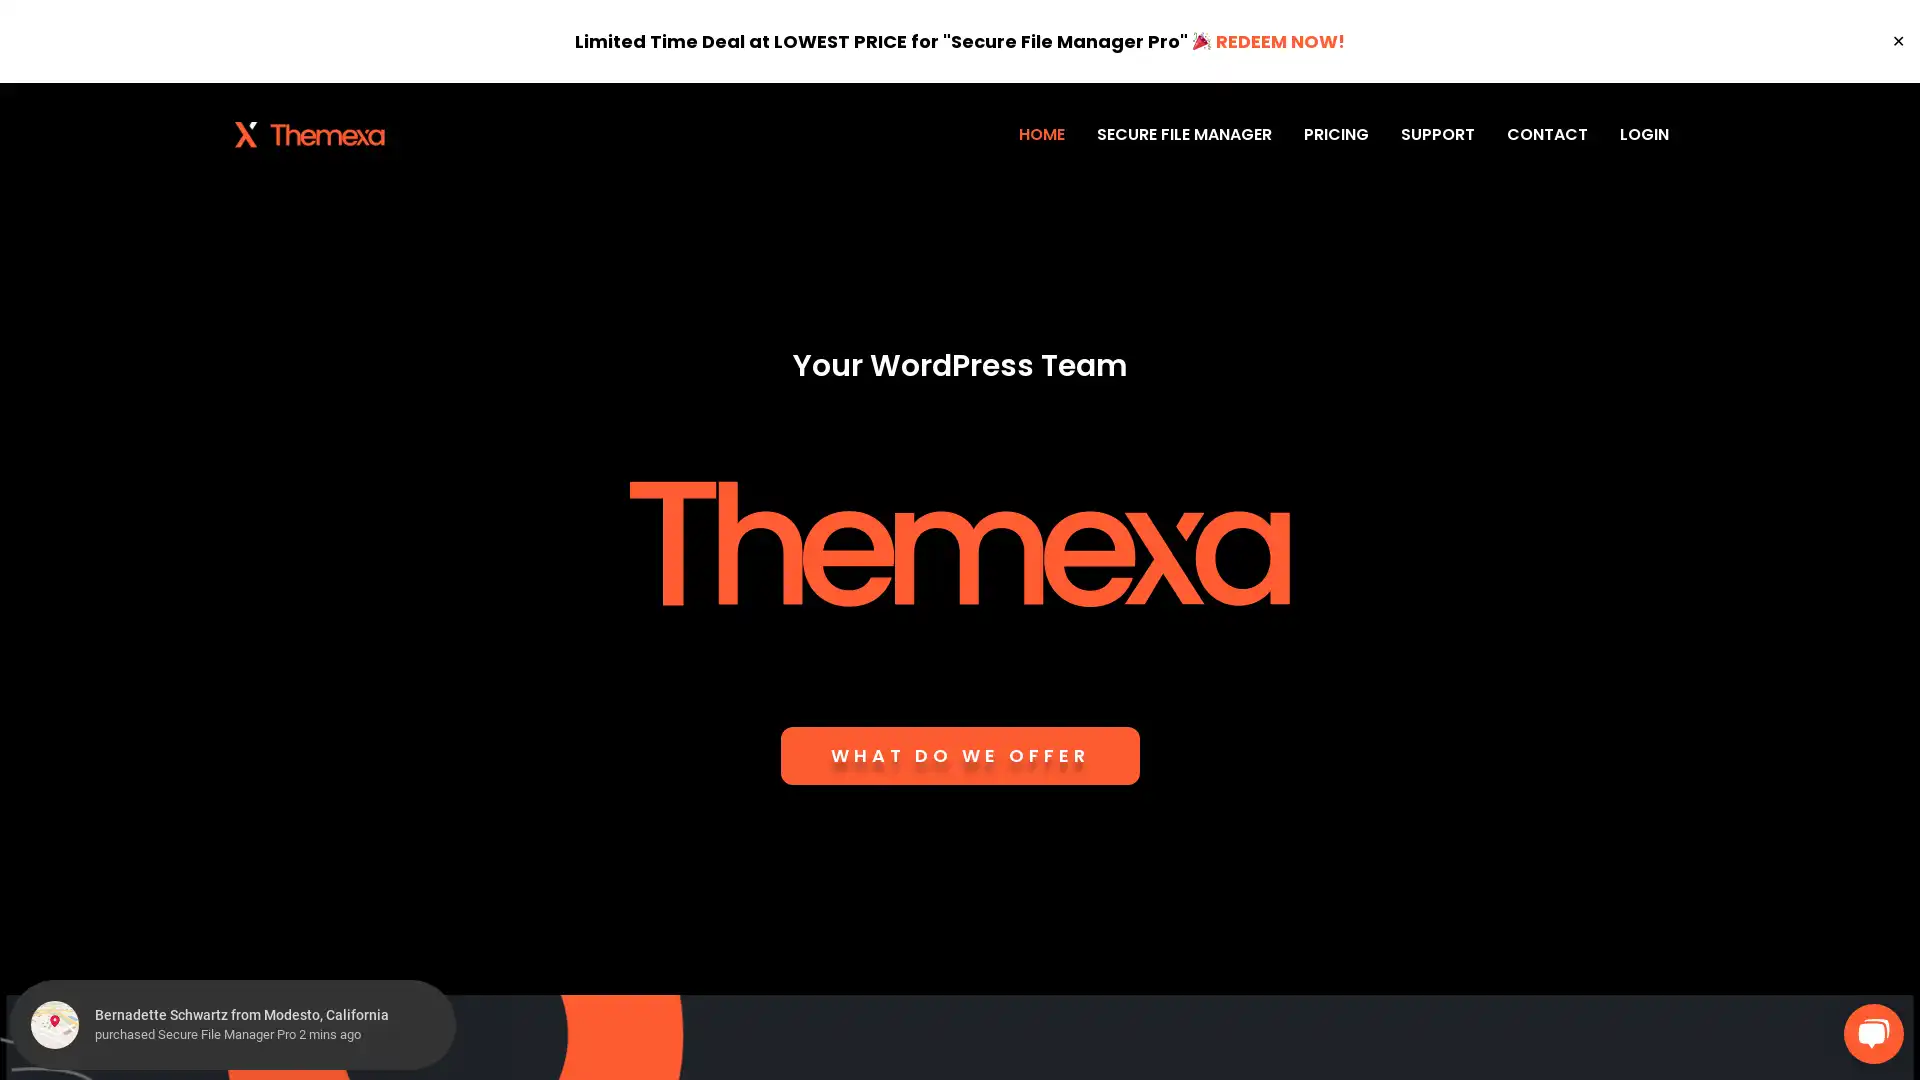 This screenshot has height=1080, width=1920. Describe the element at coordinates (958, 756) in the screenshot. I see `WHAT DO WE OFFER` at that location.